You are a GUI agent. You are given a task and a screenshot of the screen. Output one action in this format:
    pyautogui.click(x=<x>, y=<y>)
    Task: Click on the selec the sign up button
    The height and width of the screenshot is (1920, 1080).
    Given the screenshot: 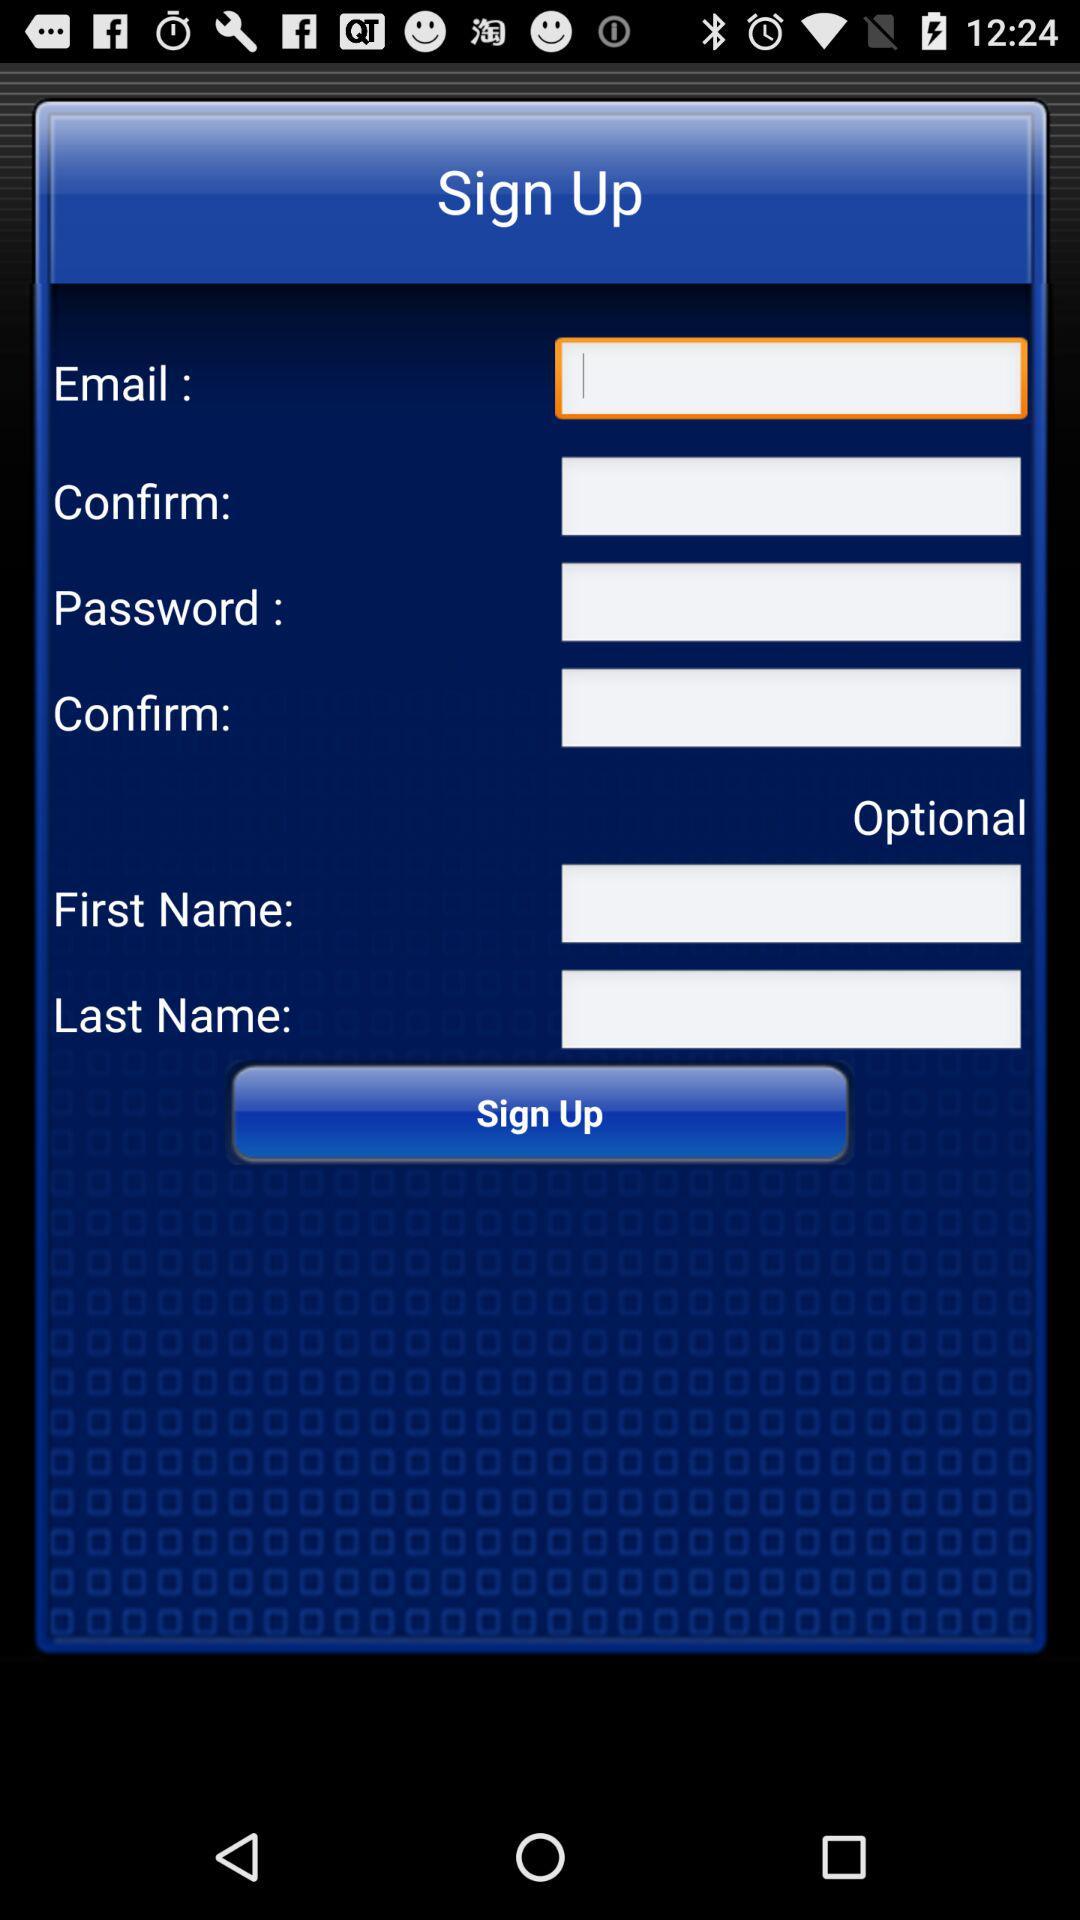 What is the action you would take?
    pyautogui.click(x=790, y=712)
    